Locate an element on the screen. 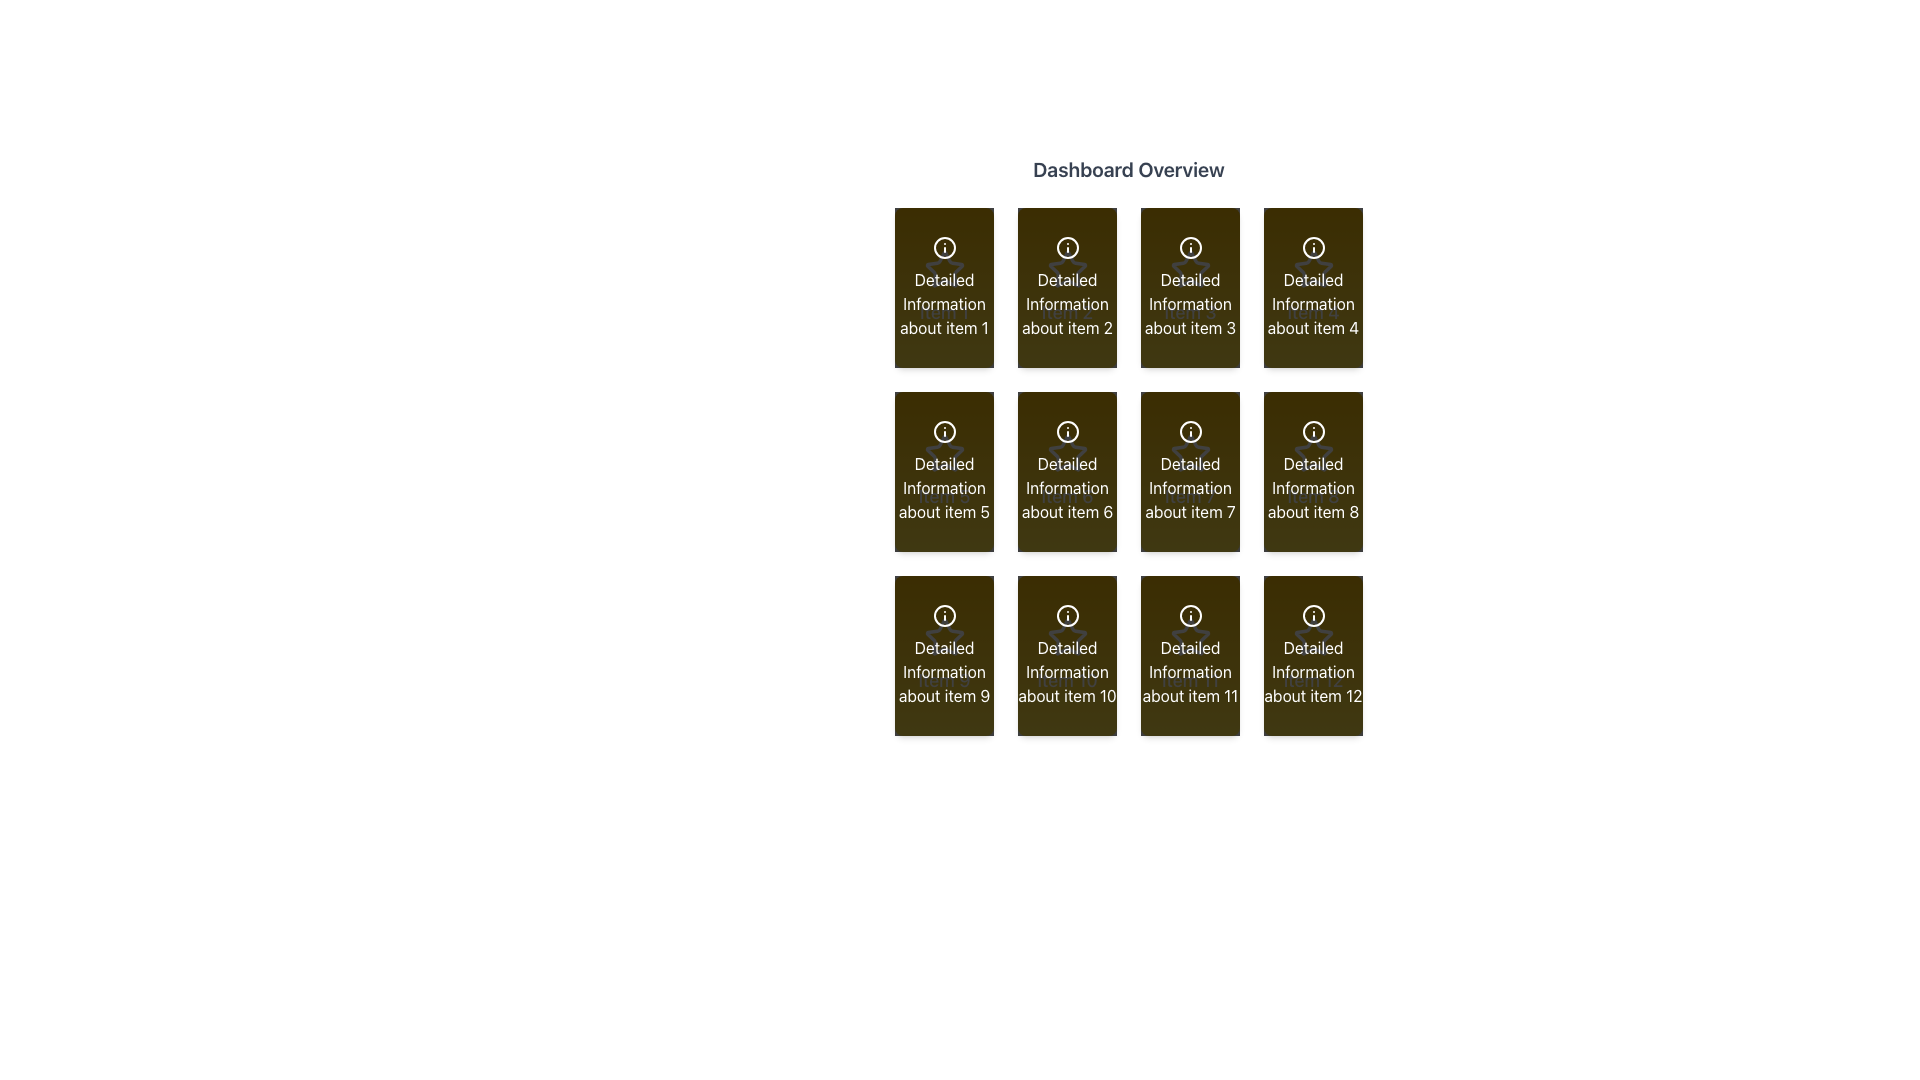  the star-shaped icon with a clean geometric design, styled in white and situated above the text 'Item 4' on a yellow-to-brown gradient background is located at coordinates (1313, 270).